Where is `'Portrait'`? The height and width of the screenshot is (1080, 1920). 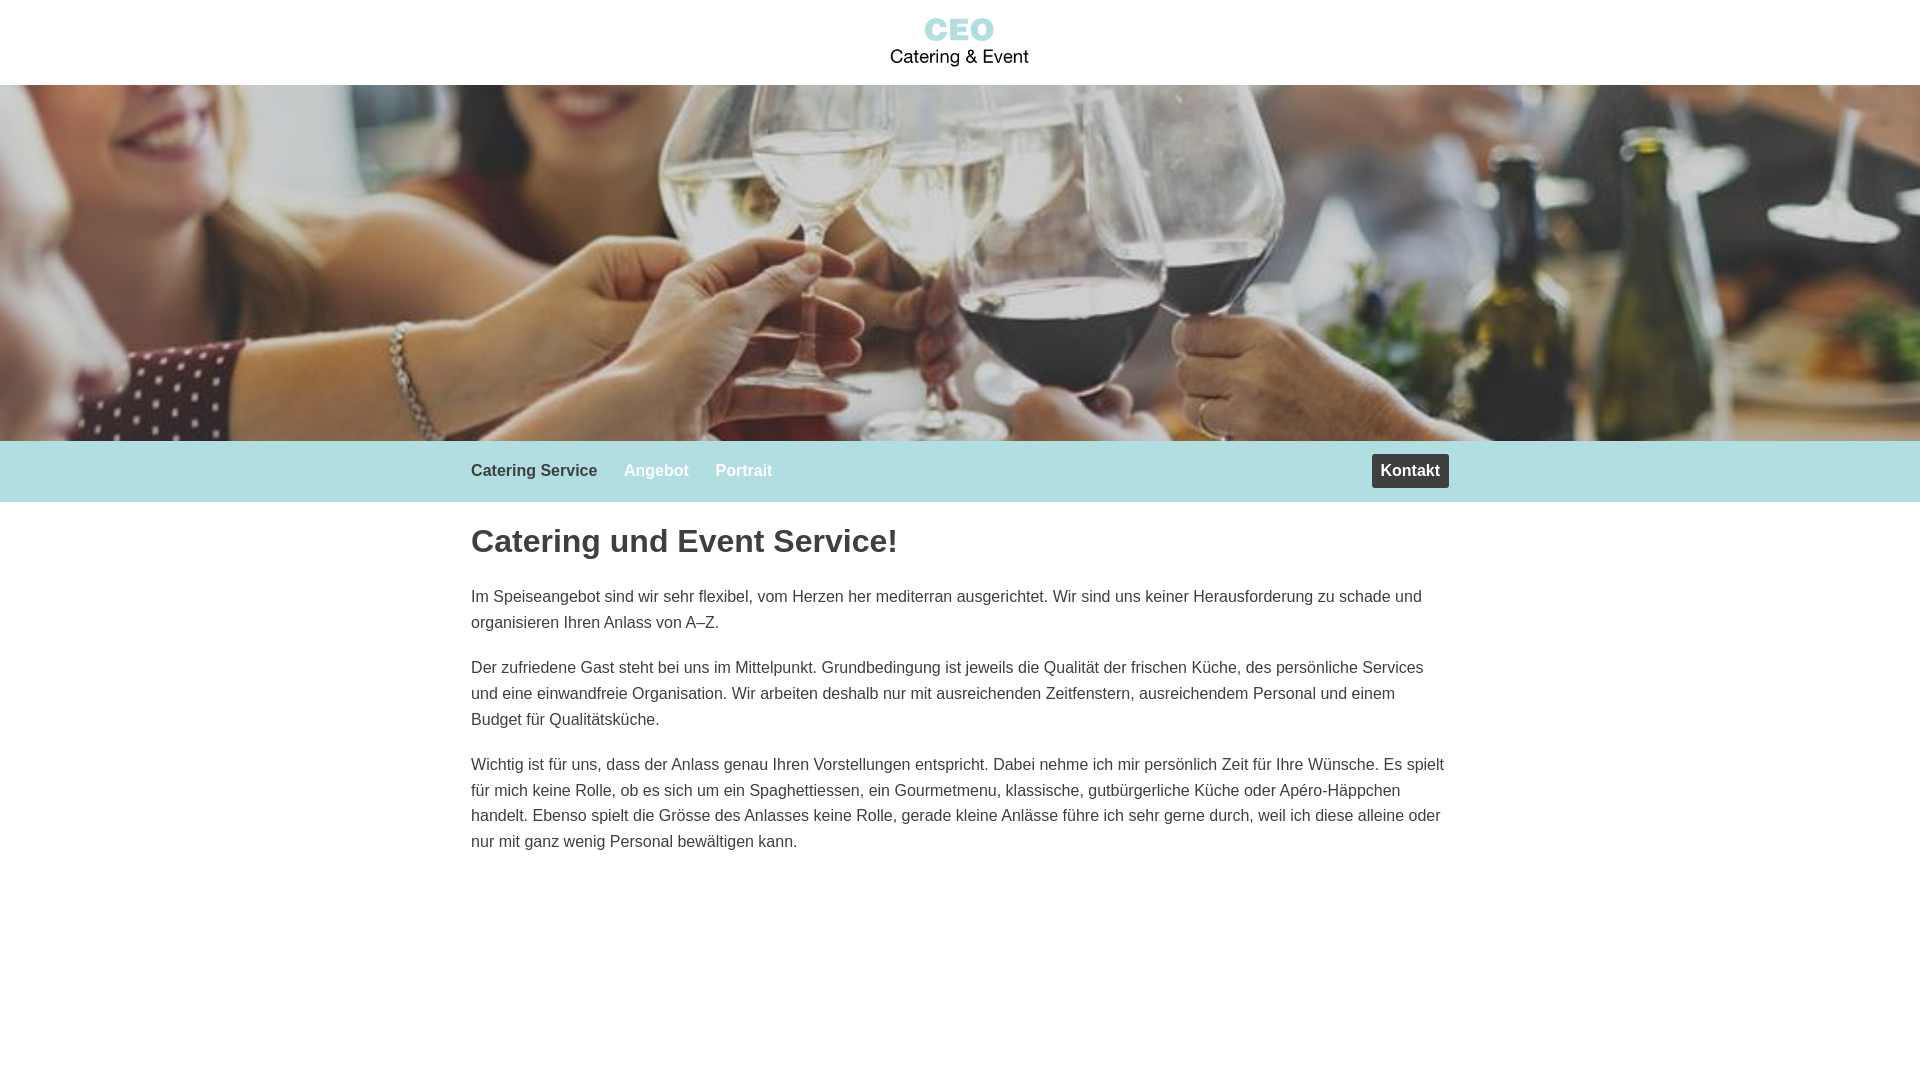 'Portrait' is located at coordinates (706, 470).